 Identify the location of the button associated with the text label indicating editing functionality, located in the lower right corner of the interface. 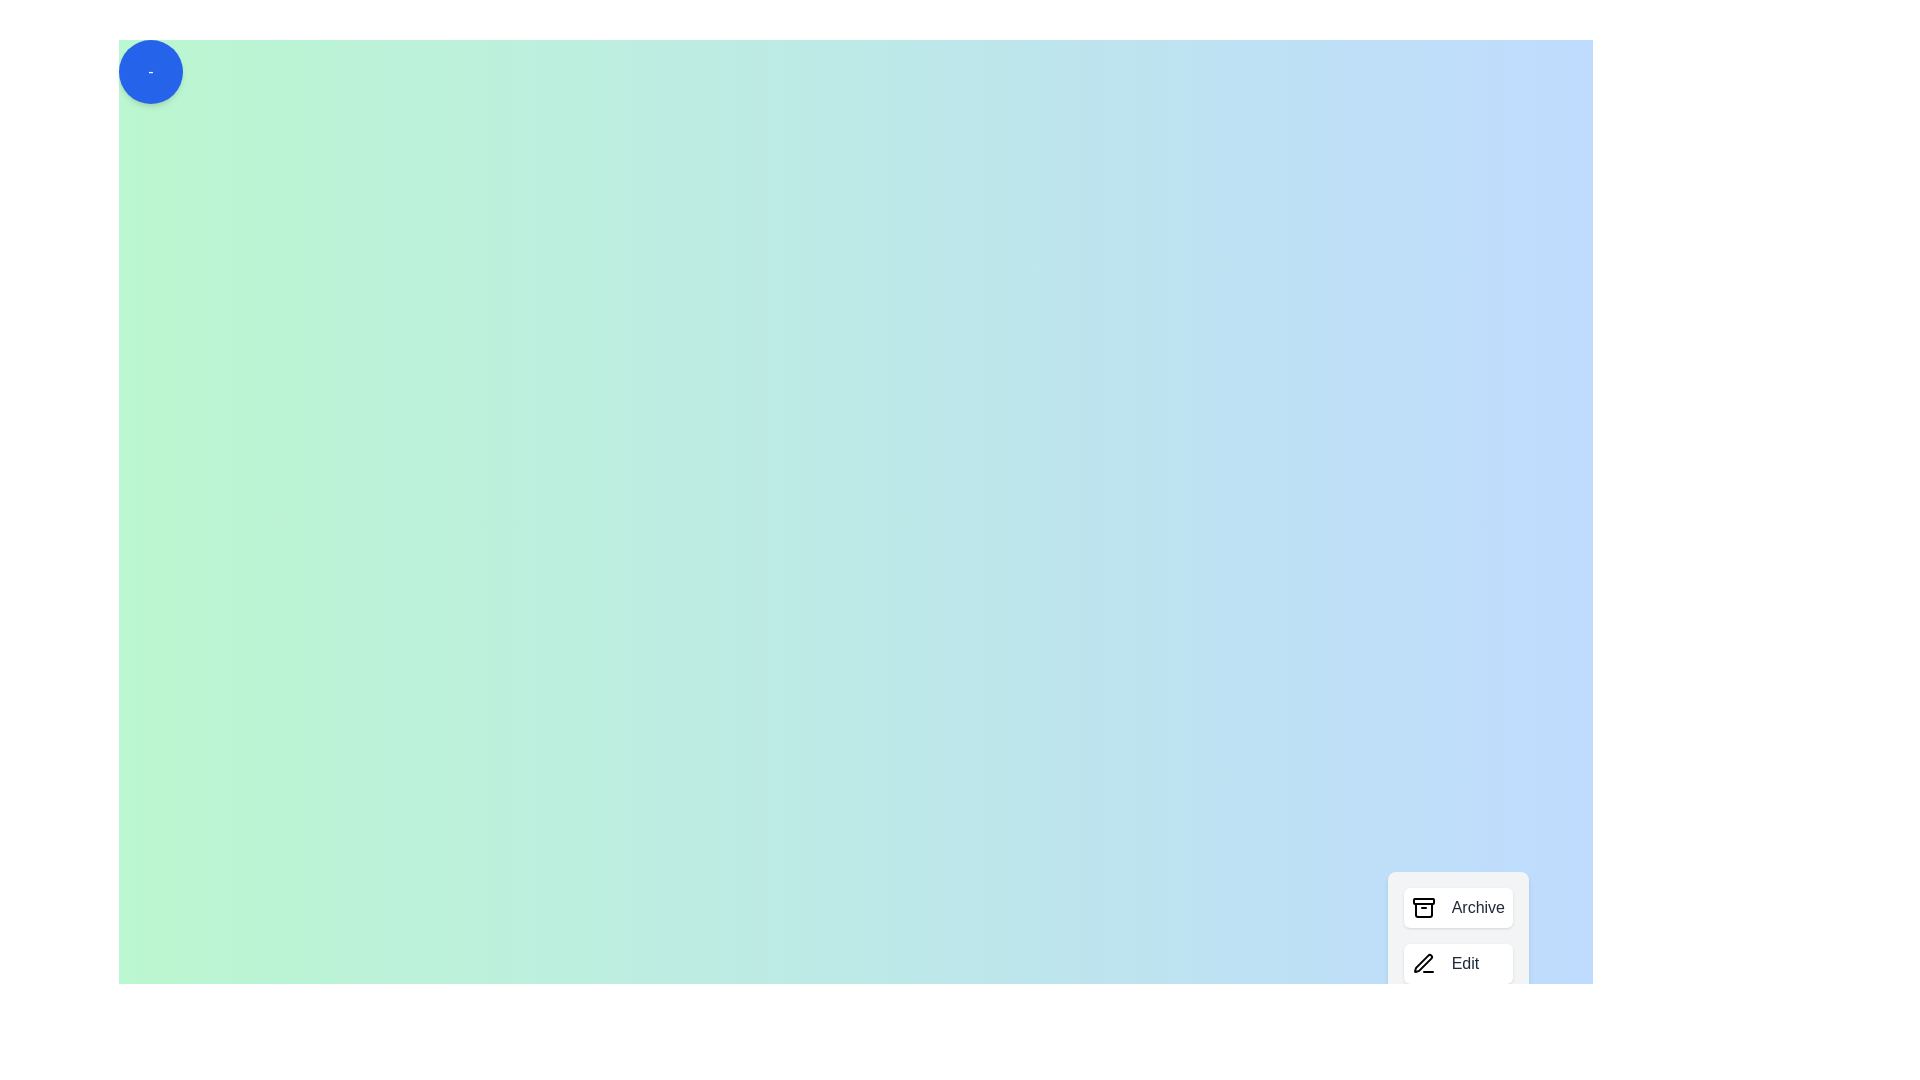
(1464, 963).